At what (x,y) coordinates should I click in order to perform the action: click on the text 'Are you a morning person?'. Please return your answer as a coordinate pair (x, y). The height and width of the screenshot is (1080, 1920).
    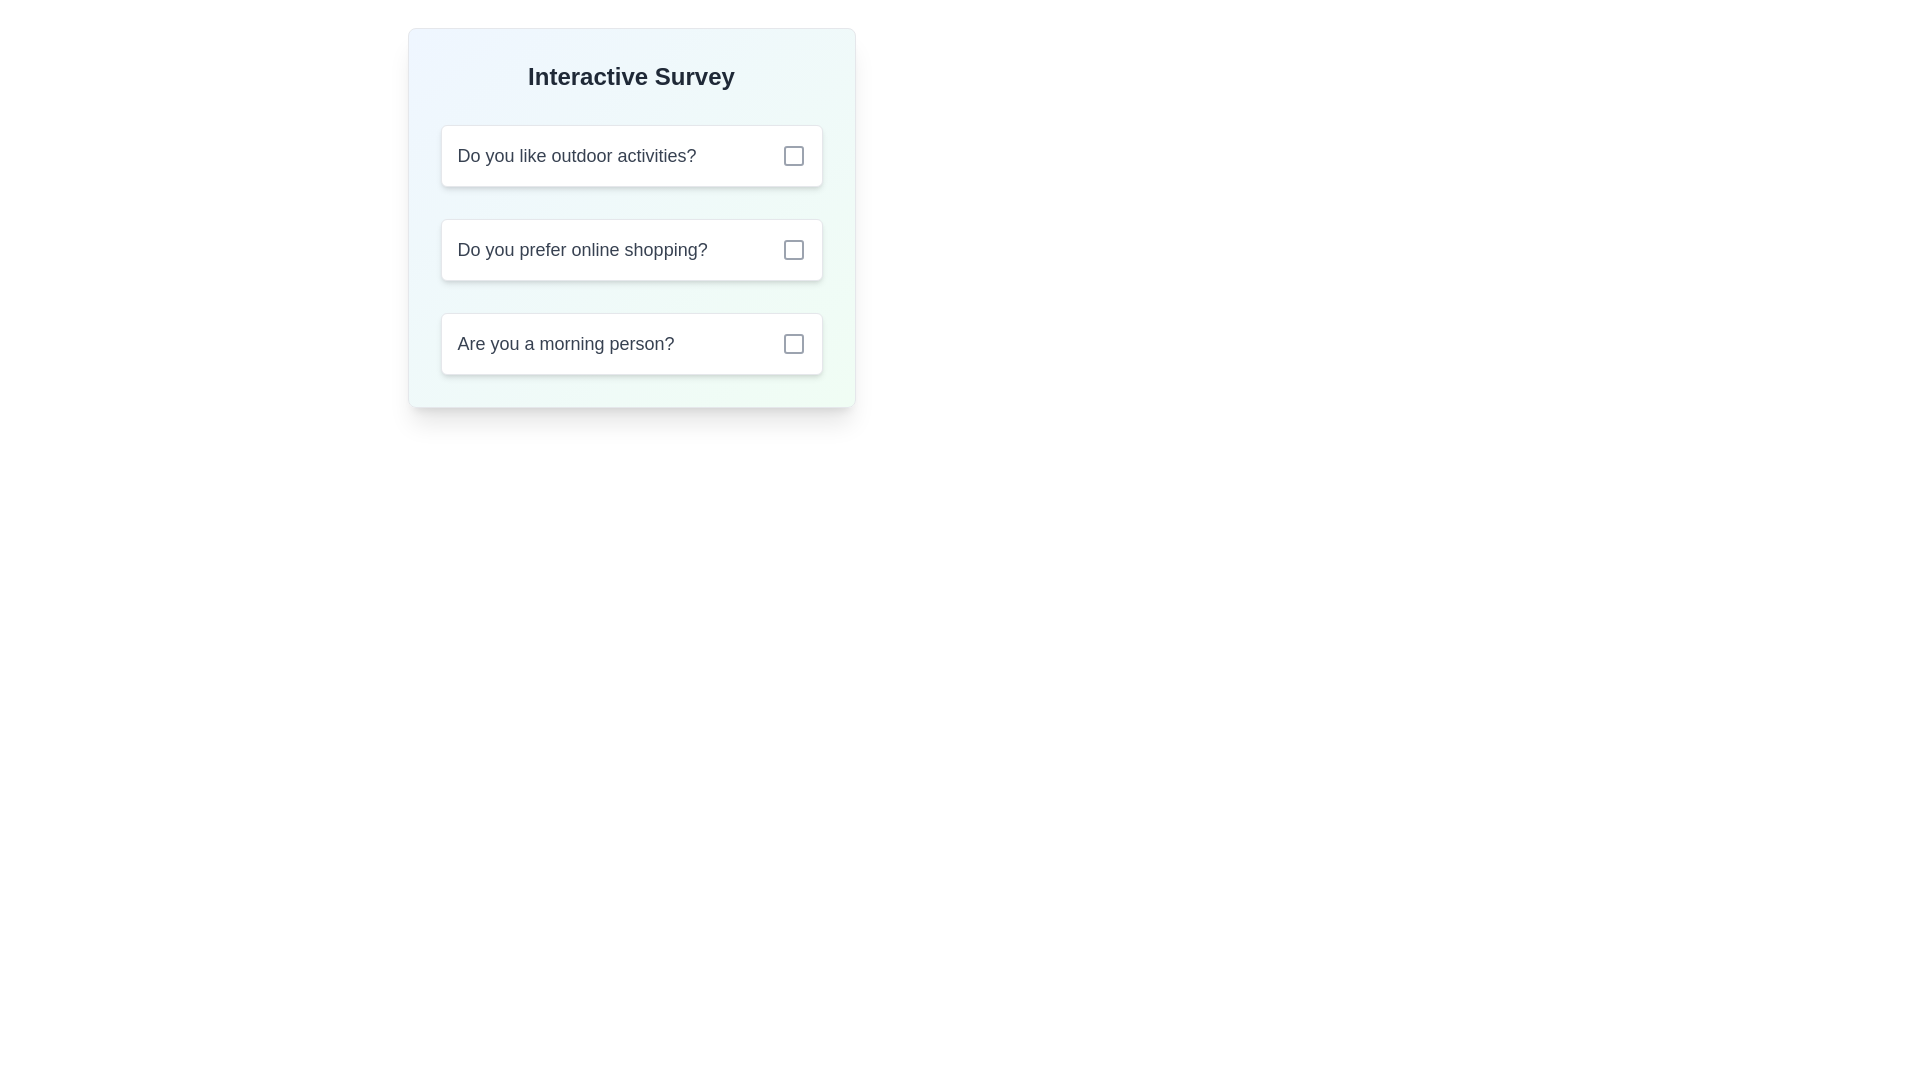
    Looking at the image, I should click on (630, 342).